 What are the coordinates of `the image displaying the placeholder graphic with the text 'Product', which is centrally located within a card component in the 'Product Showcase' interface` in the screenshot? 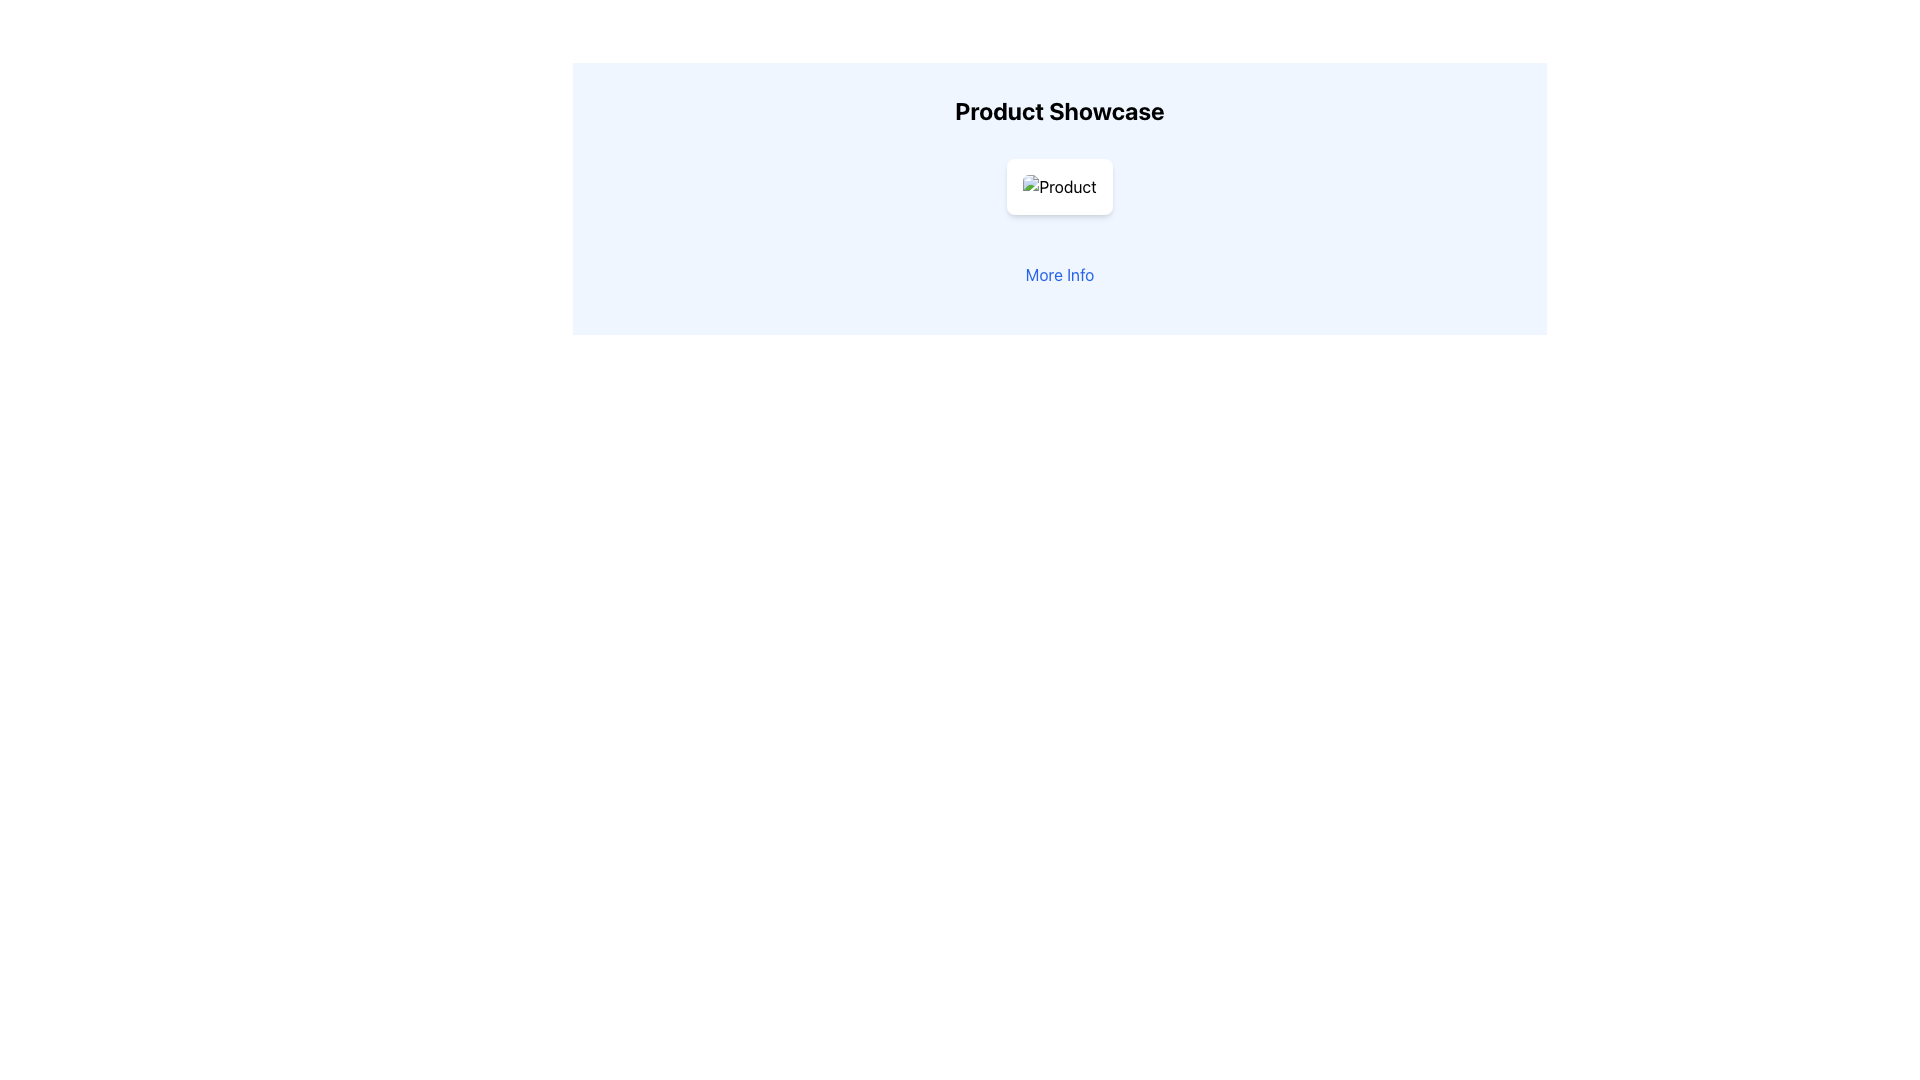 It's located at (1059, 186).